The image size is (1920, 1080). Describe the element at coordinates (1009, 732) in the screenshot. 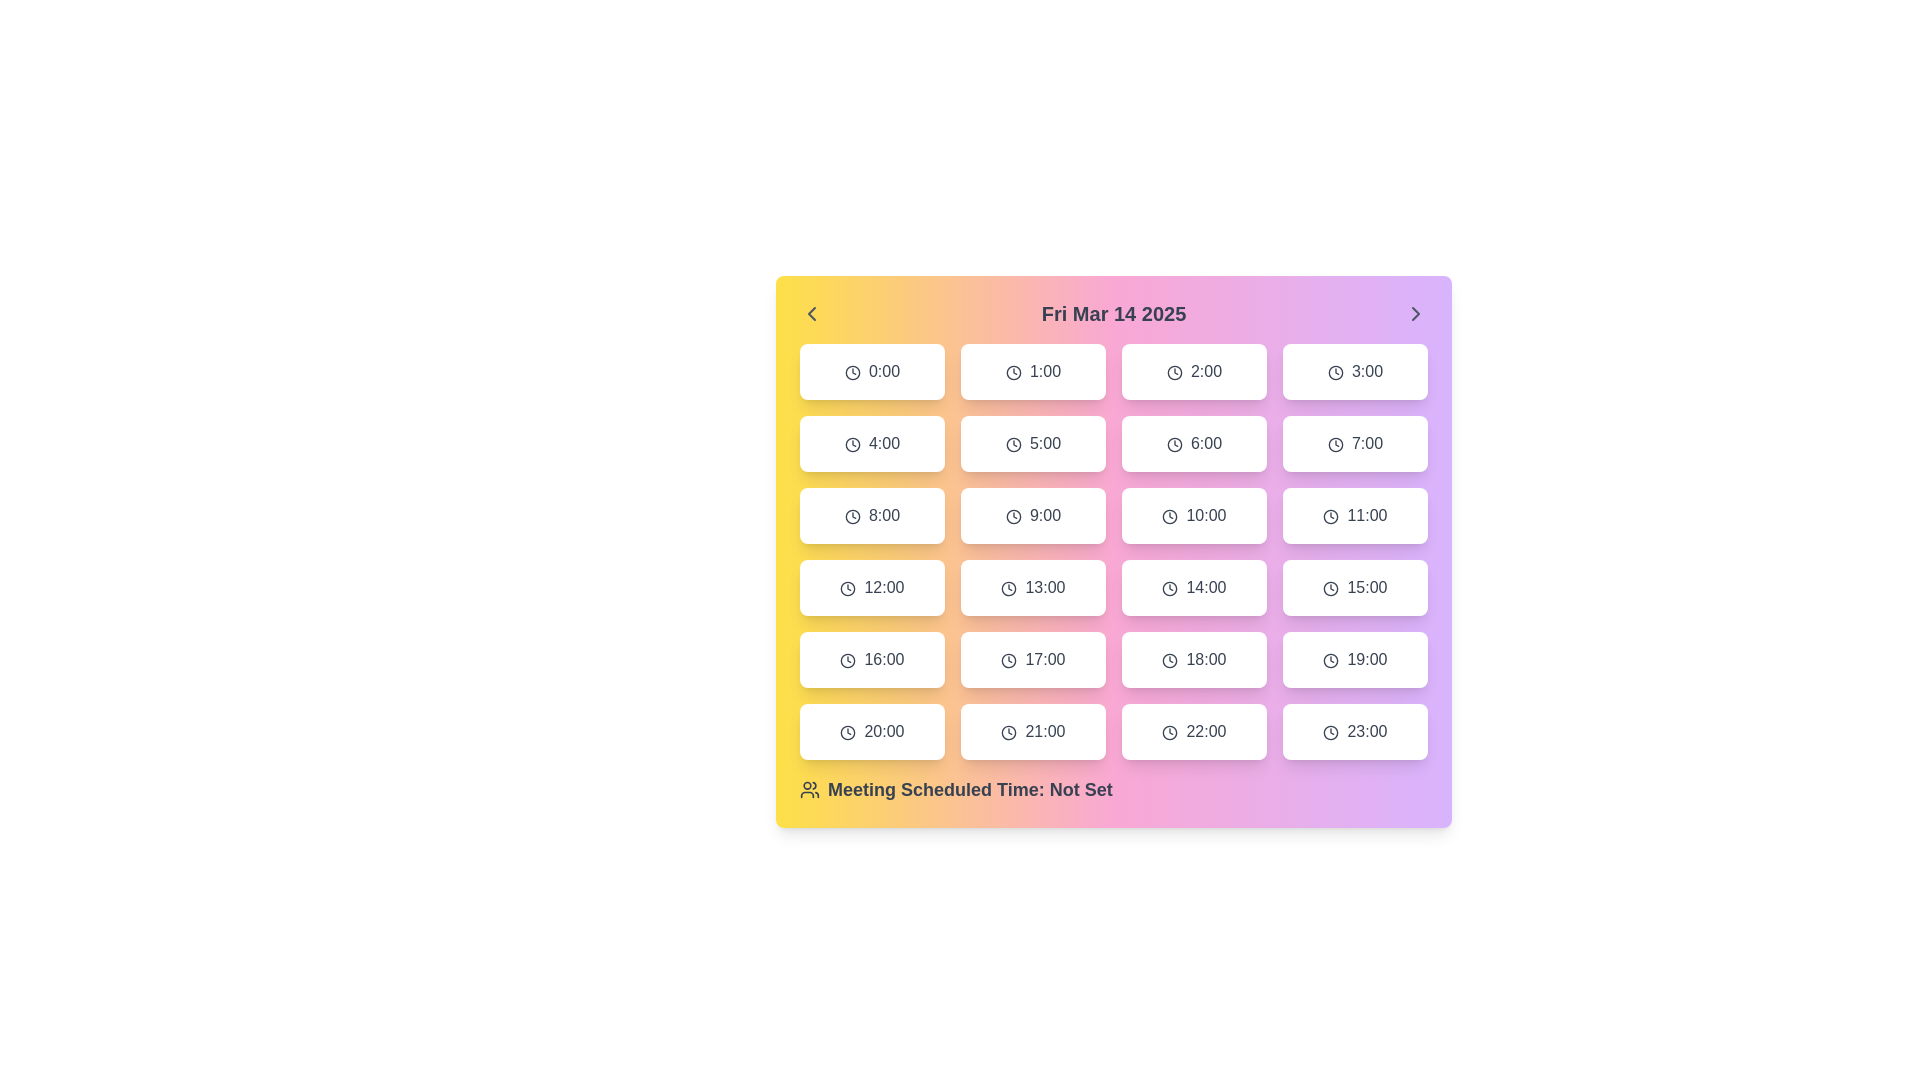

I see `the circular base of the clock icon next to the '21:00' time entry in the matrix of time values` at that location.